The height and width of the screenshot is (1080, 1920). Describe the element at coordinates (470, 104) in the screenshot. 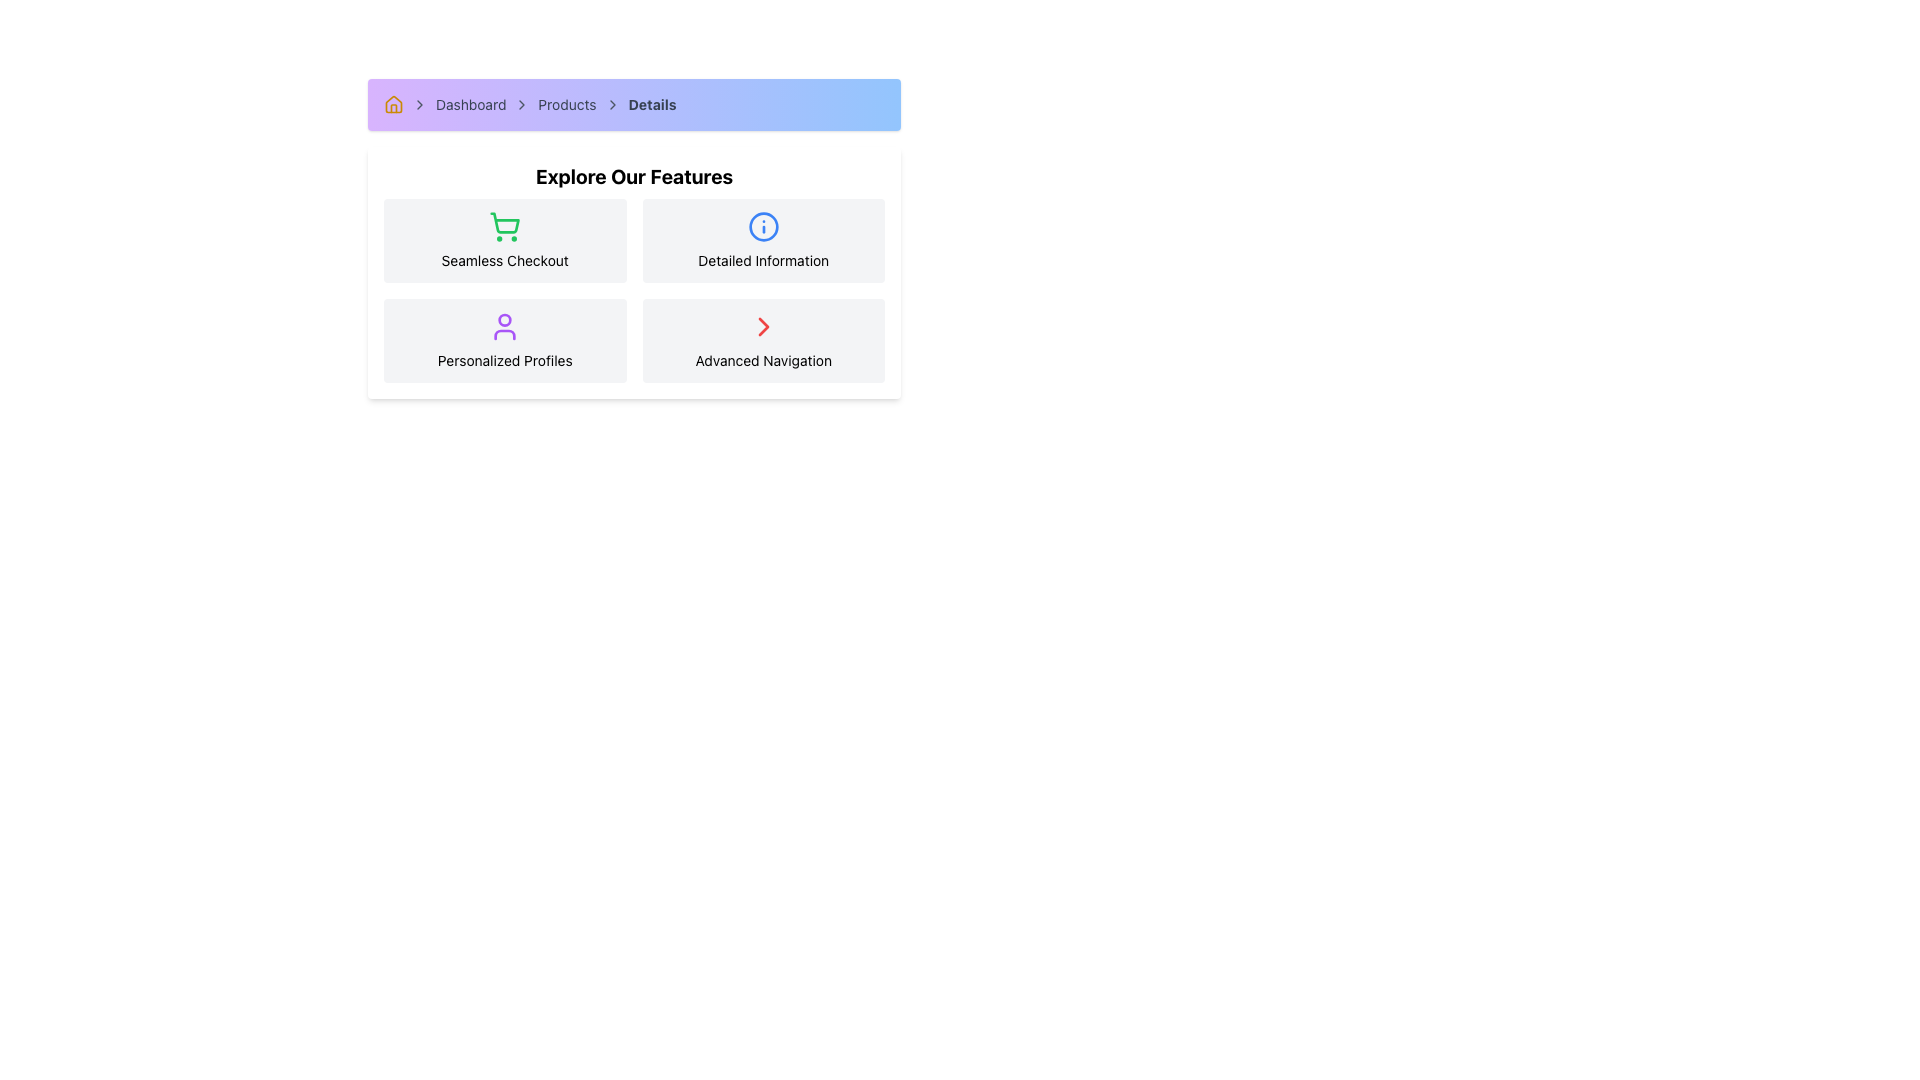

I see `the text label displaying 'Dashboard' in the breadcrumb navigation bar to examine the hover effect that changes the text color to blue` at that location.